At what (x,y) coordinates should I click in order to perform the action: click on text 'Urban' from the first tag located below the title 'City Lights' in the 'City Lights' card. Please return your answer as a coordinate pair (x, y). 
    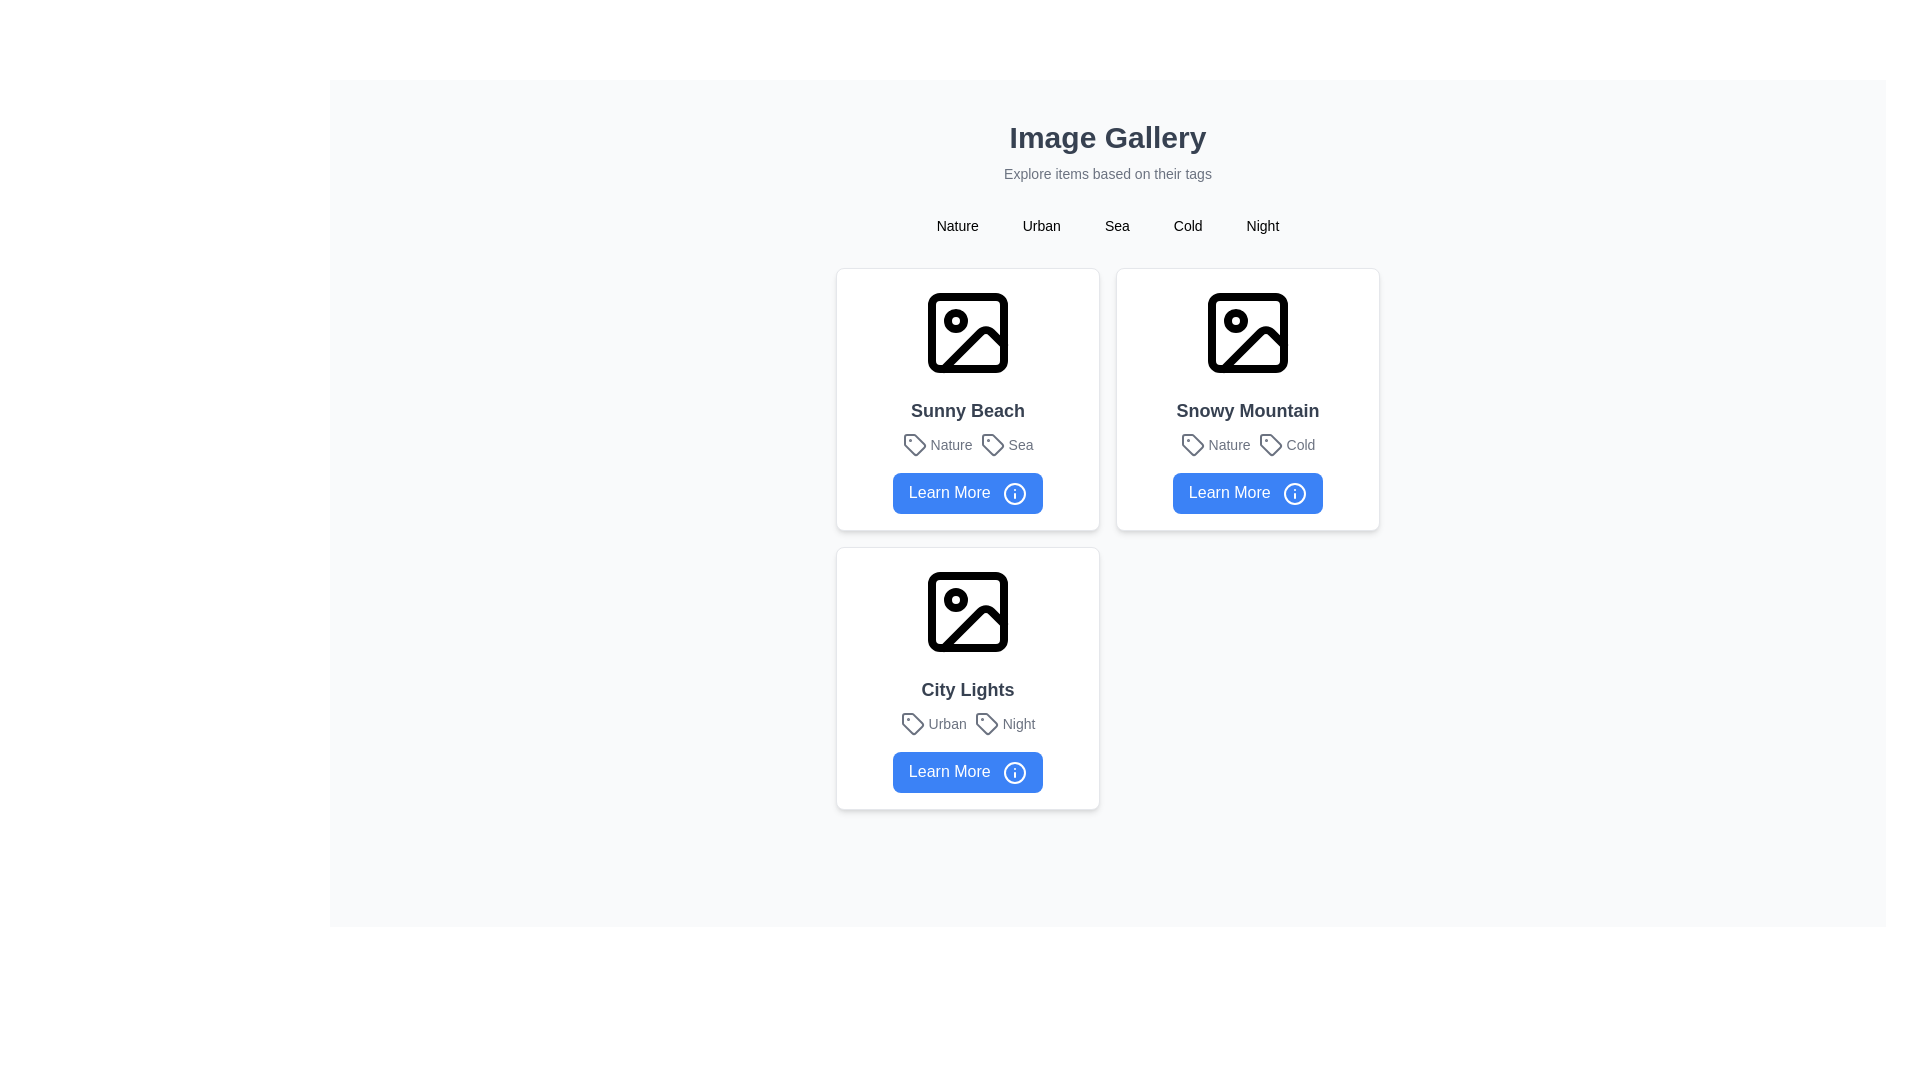
    Looking at the image, I should click on (932, 723).